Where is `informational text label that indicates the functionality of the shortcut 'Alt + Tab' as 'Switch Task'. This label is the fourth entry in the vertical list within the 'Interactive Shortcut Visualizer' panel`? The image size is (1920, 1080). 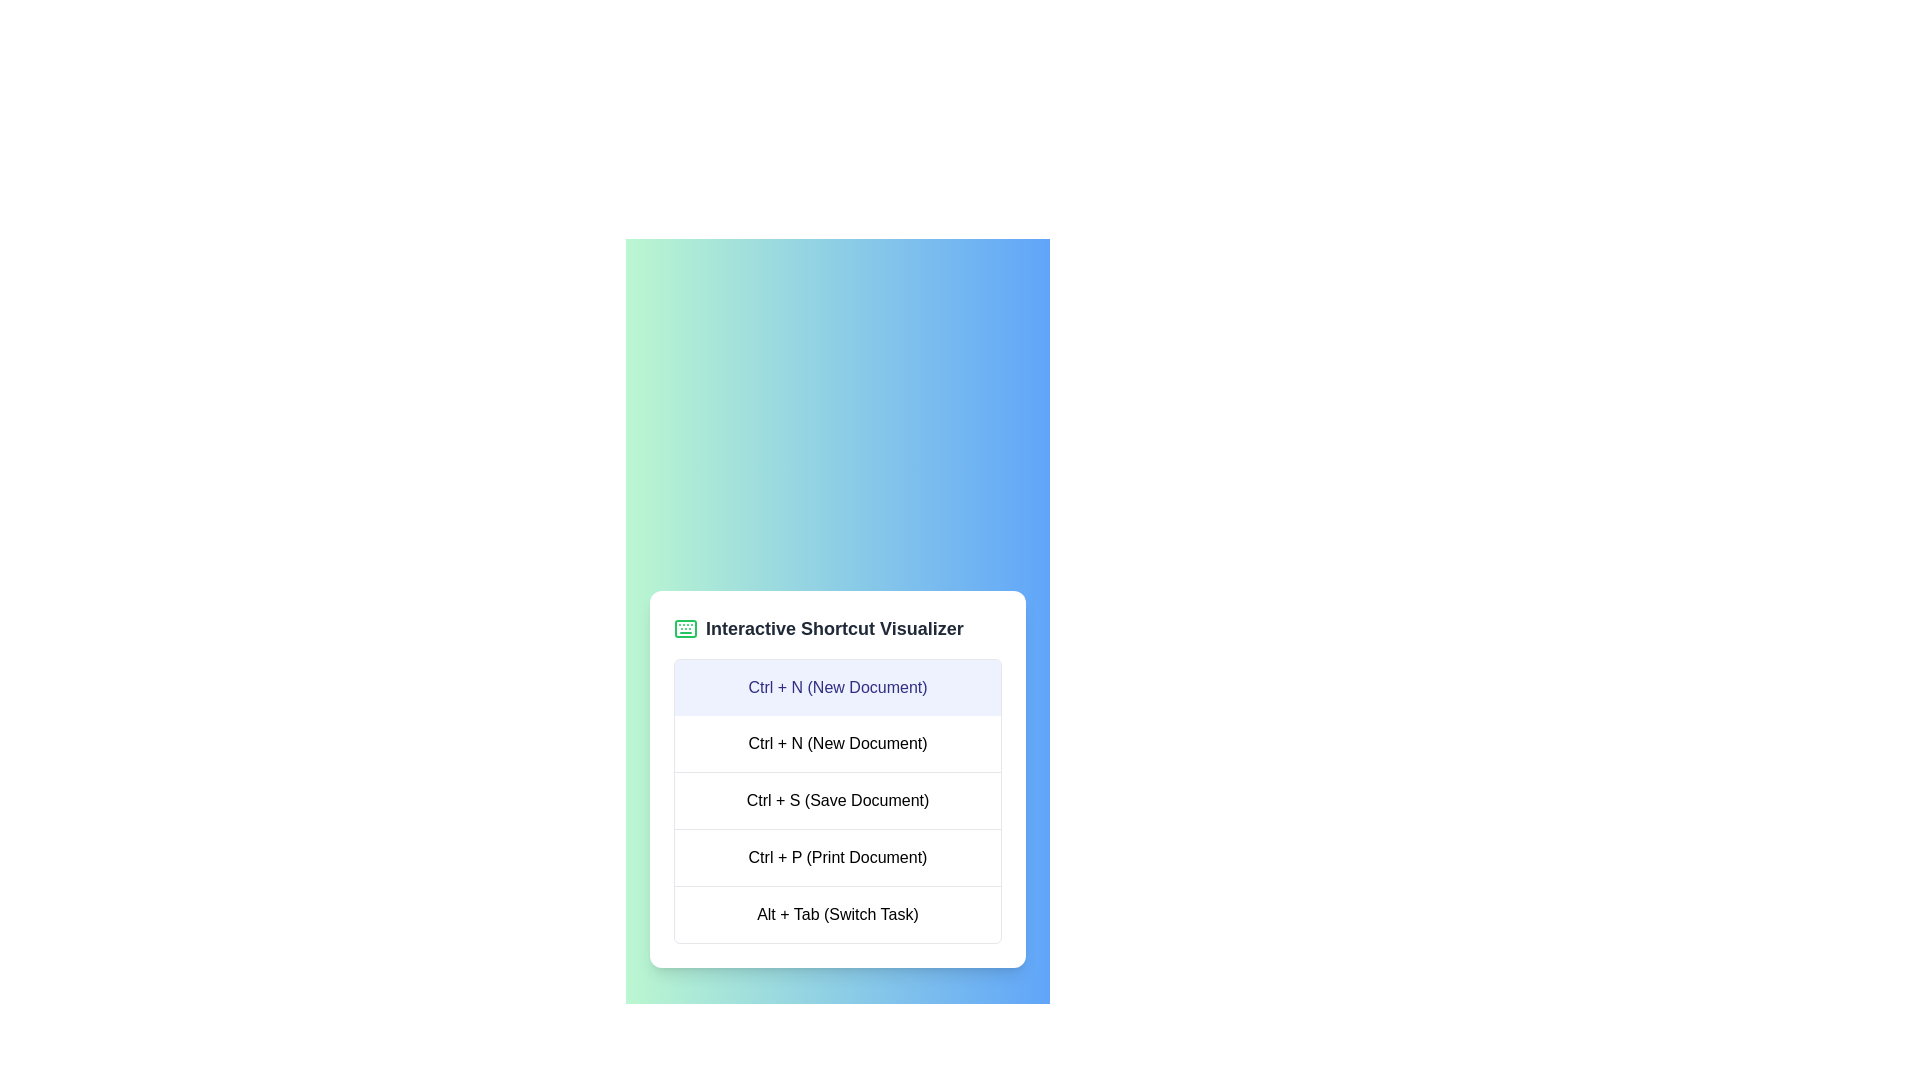 informational text label that indicates the functionality of the shortcut 'Alt + Tab' as 'Switch Task'. This label is the fourth entry in the vertical list within the 'Interactive Shortcut Visualizer' panel is located at coordinates (838, 914).